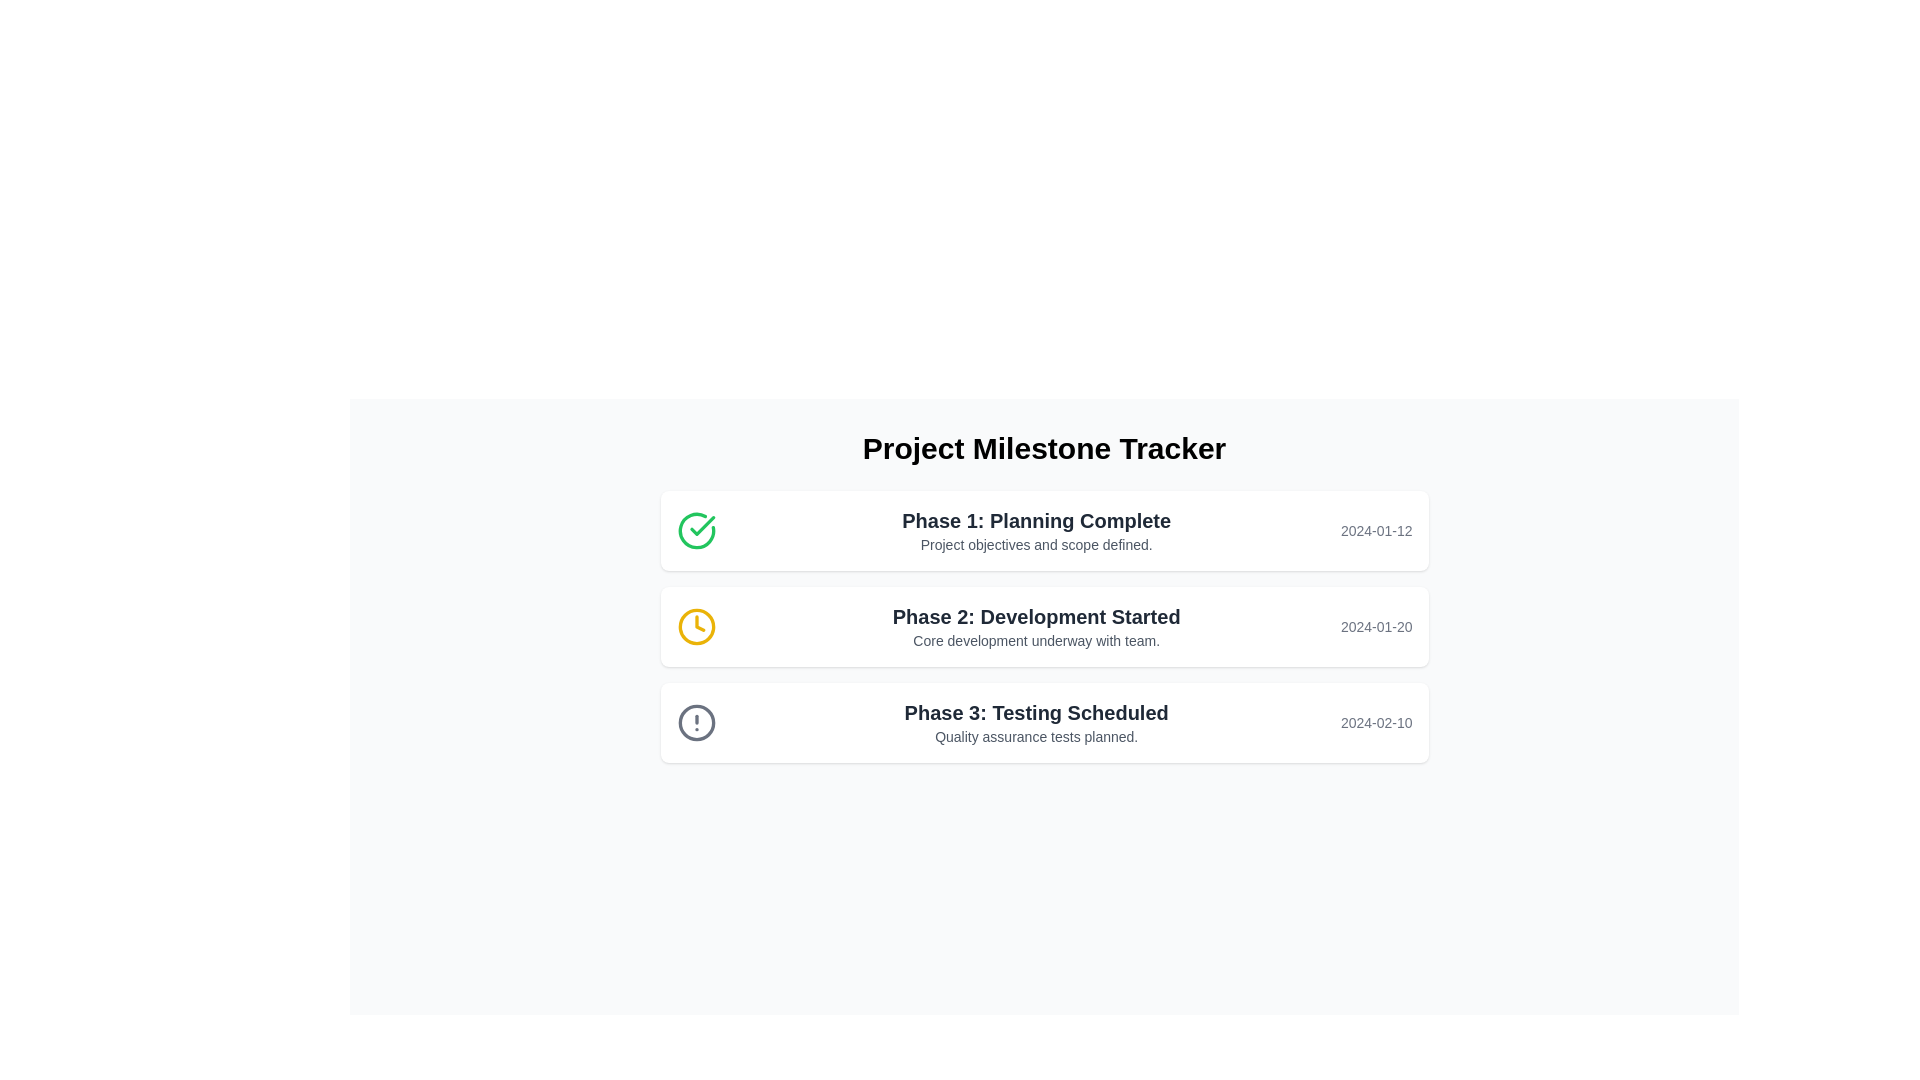  Describe the element at coordinates (702, 524) in the screenshot. I see `the green checkmark icon located to the left of the text 'Phase 1: Planning Complete' in the milestone list` at that location.